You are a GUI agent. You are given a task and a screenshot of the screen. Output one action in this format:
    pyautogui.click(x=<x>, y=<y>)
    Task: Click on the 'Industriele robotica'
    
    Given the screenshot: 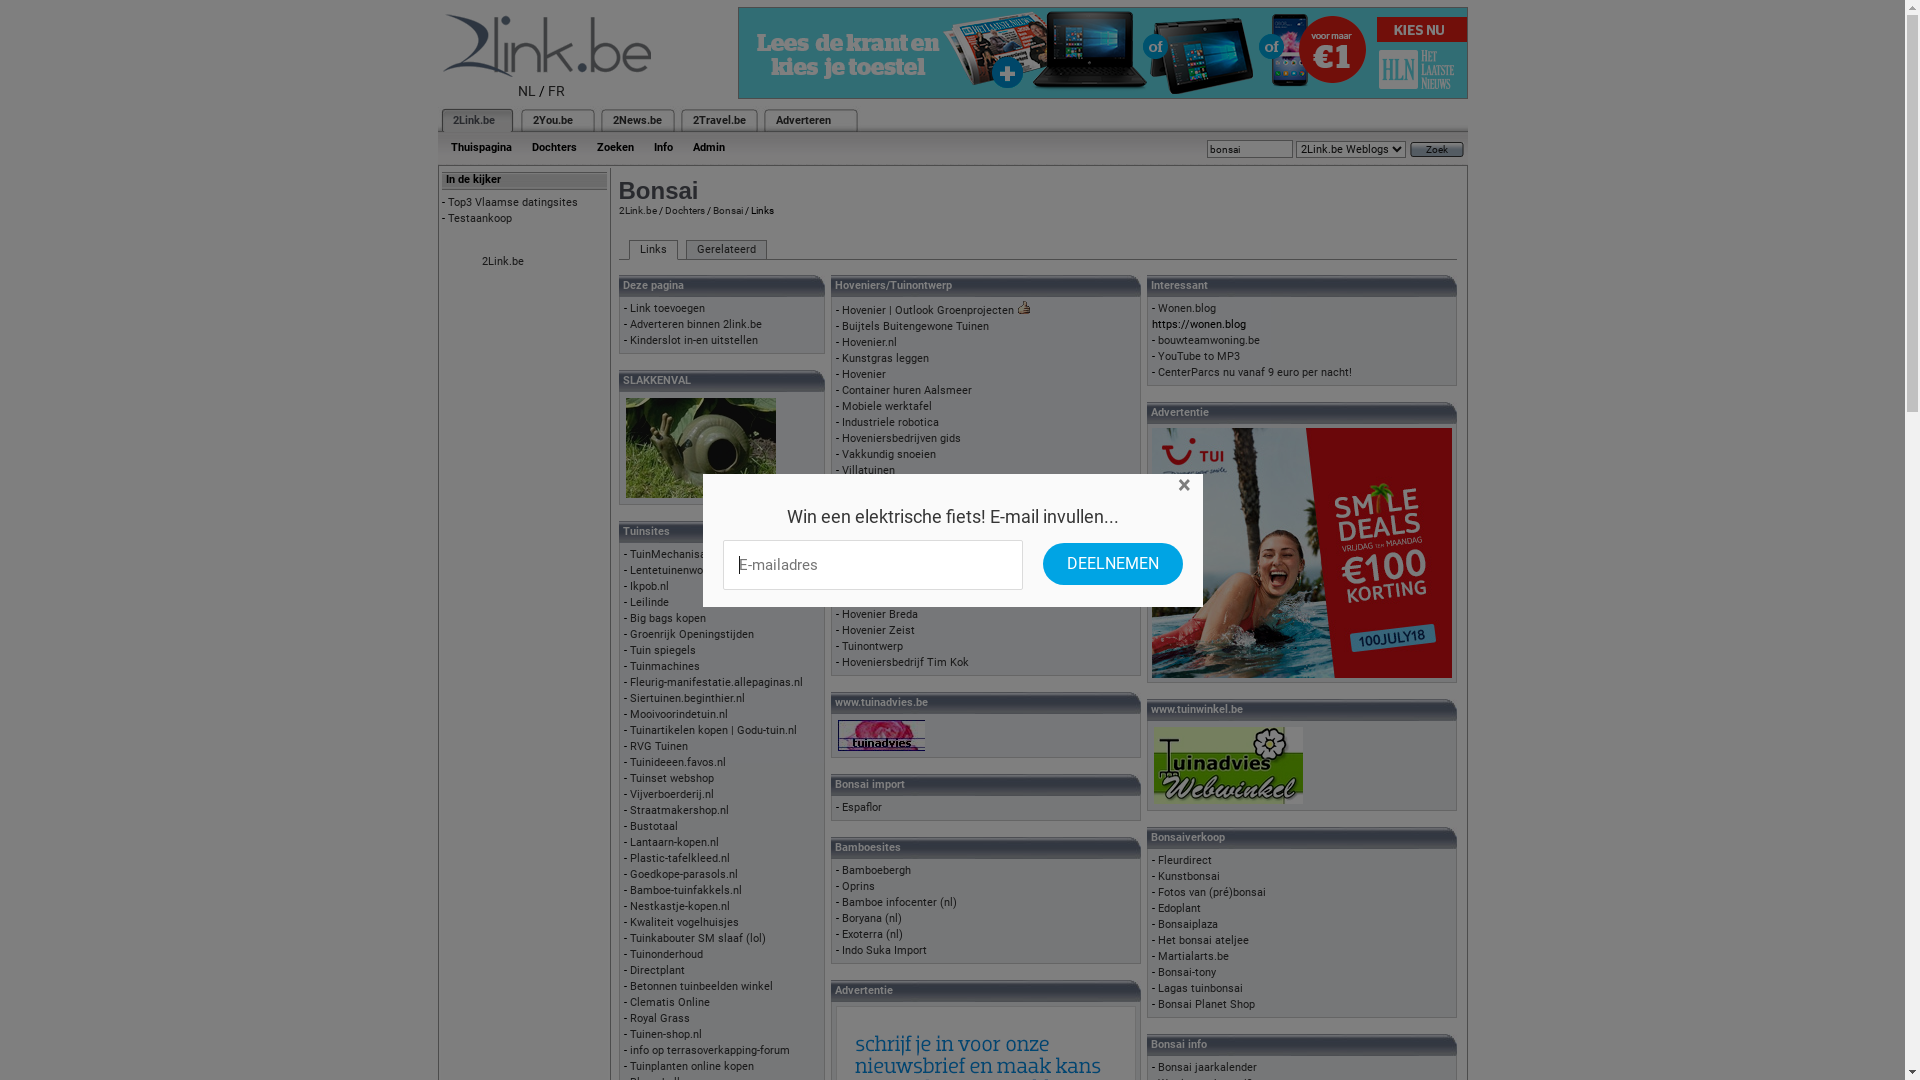 What is the action you would take?
    pyautogui.click(x=889, y=421)
    